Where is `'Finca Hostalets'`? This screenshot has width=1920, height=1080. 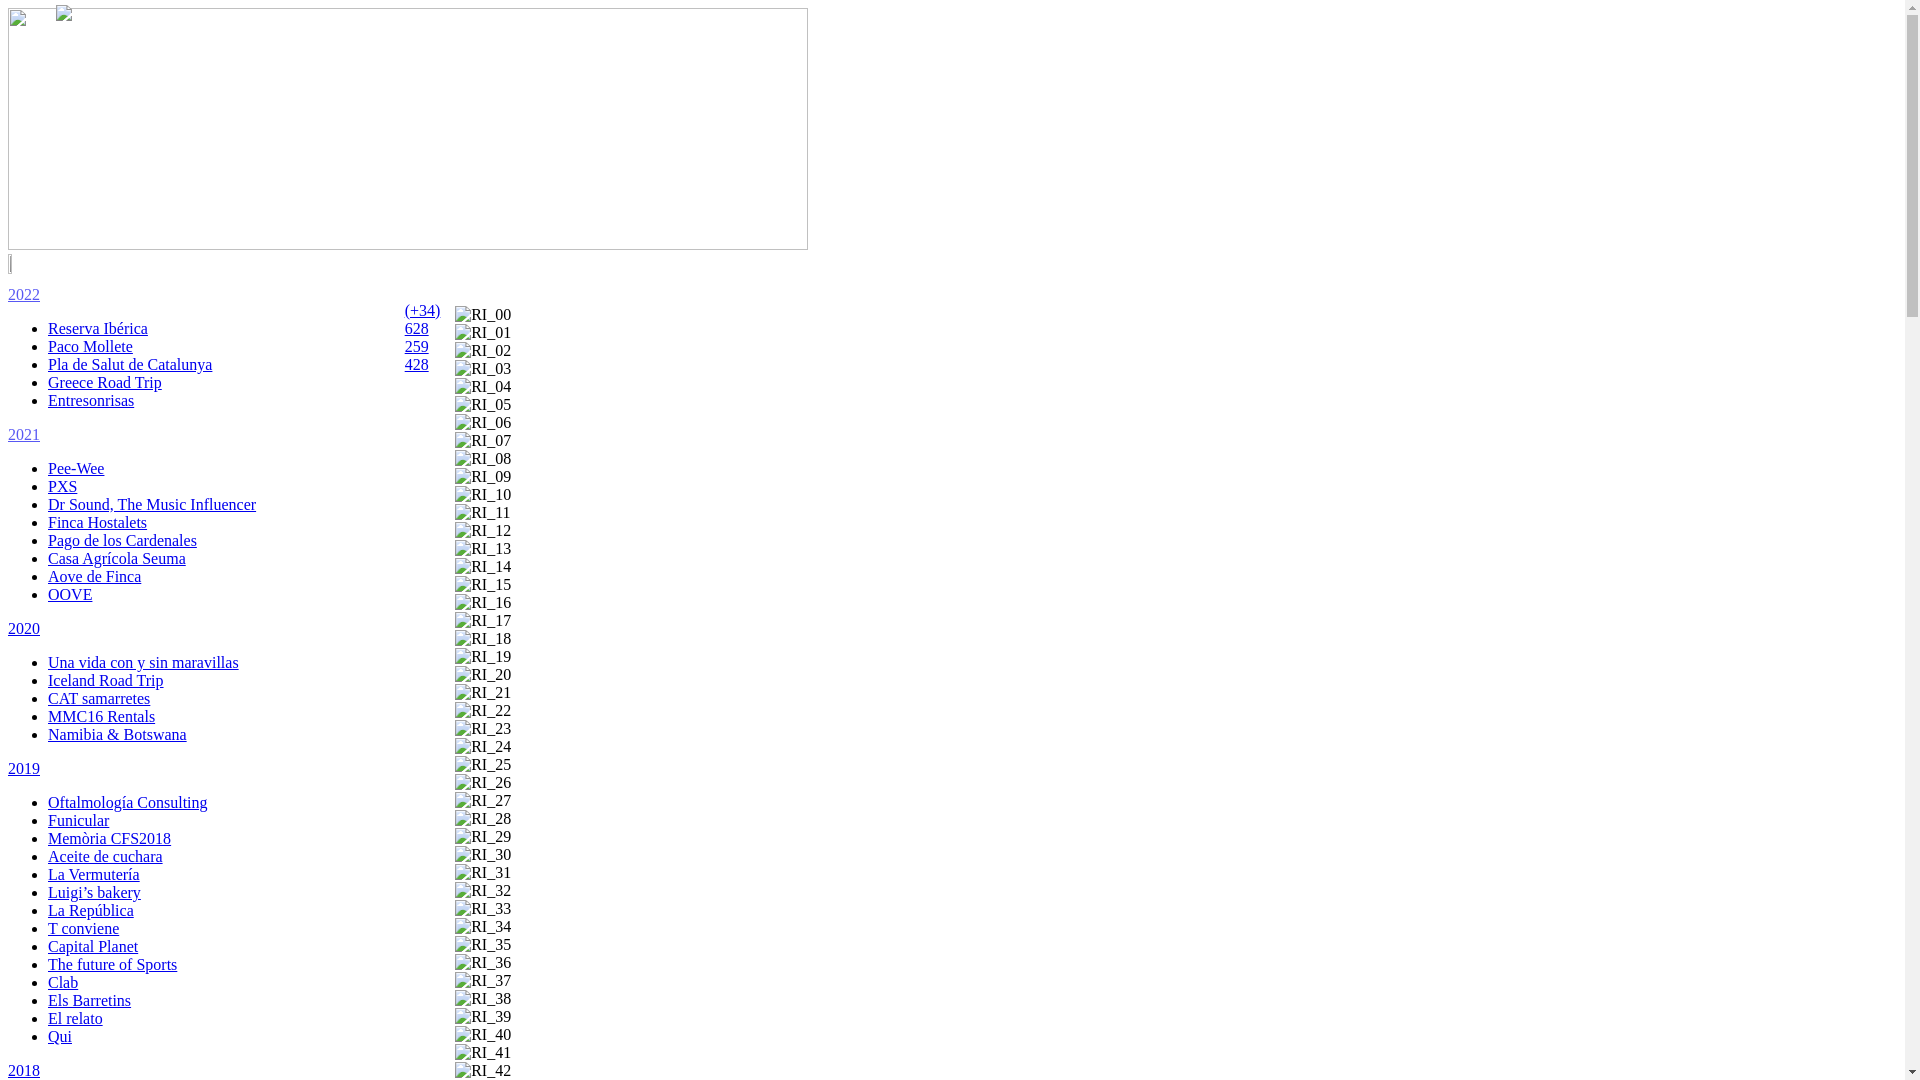 'Finca Hostalets' is located at coordinates (48, 521).